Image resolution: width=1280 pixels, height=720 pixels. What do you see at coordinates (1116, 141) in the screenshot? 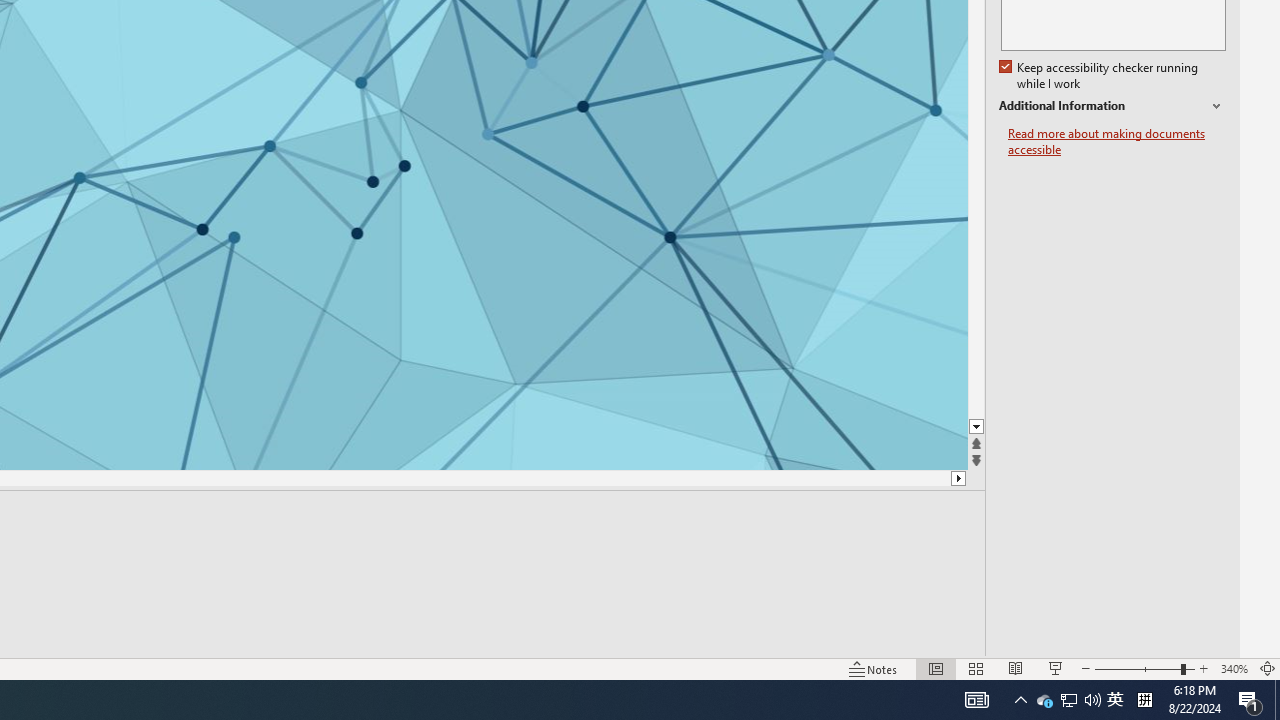
I see `'Read more about making documents accessible'` at bounding box center [1116, 141].